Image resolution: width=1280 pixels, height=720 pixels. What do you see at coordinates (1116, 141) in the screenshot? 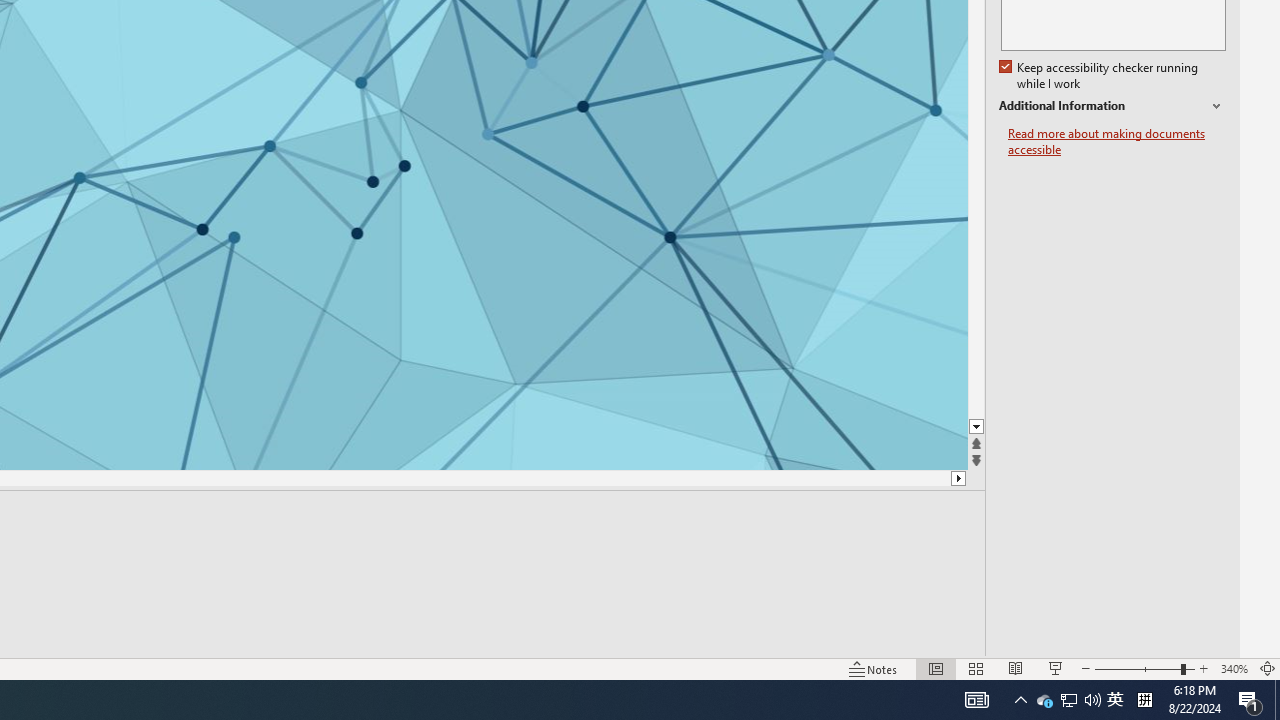
I see `'Read more about making documents accessible'` at bounding box center [1116, 141].